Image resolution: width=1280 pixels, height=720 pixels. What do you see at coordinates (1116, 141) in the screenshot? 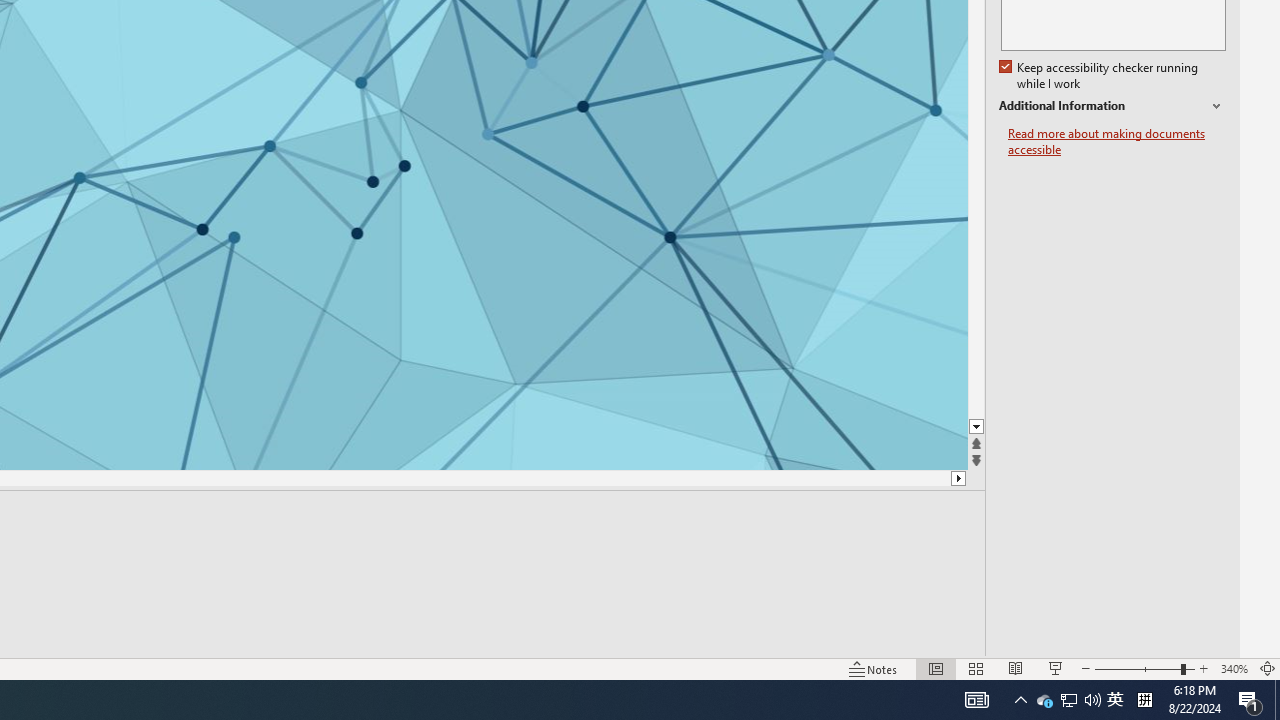
I see `'Read more about making documents accessible'` at bounding box center [1116, 141].